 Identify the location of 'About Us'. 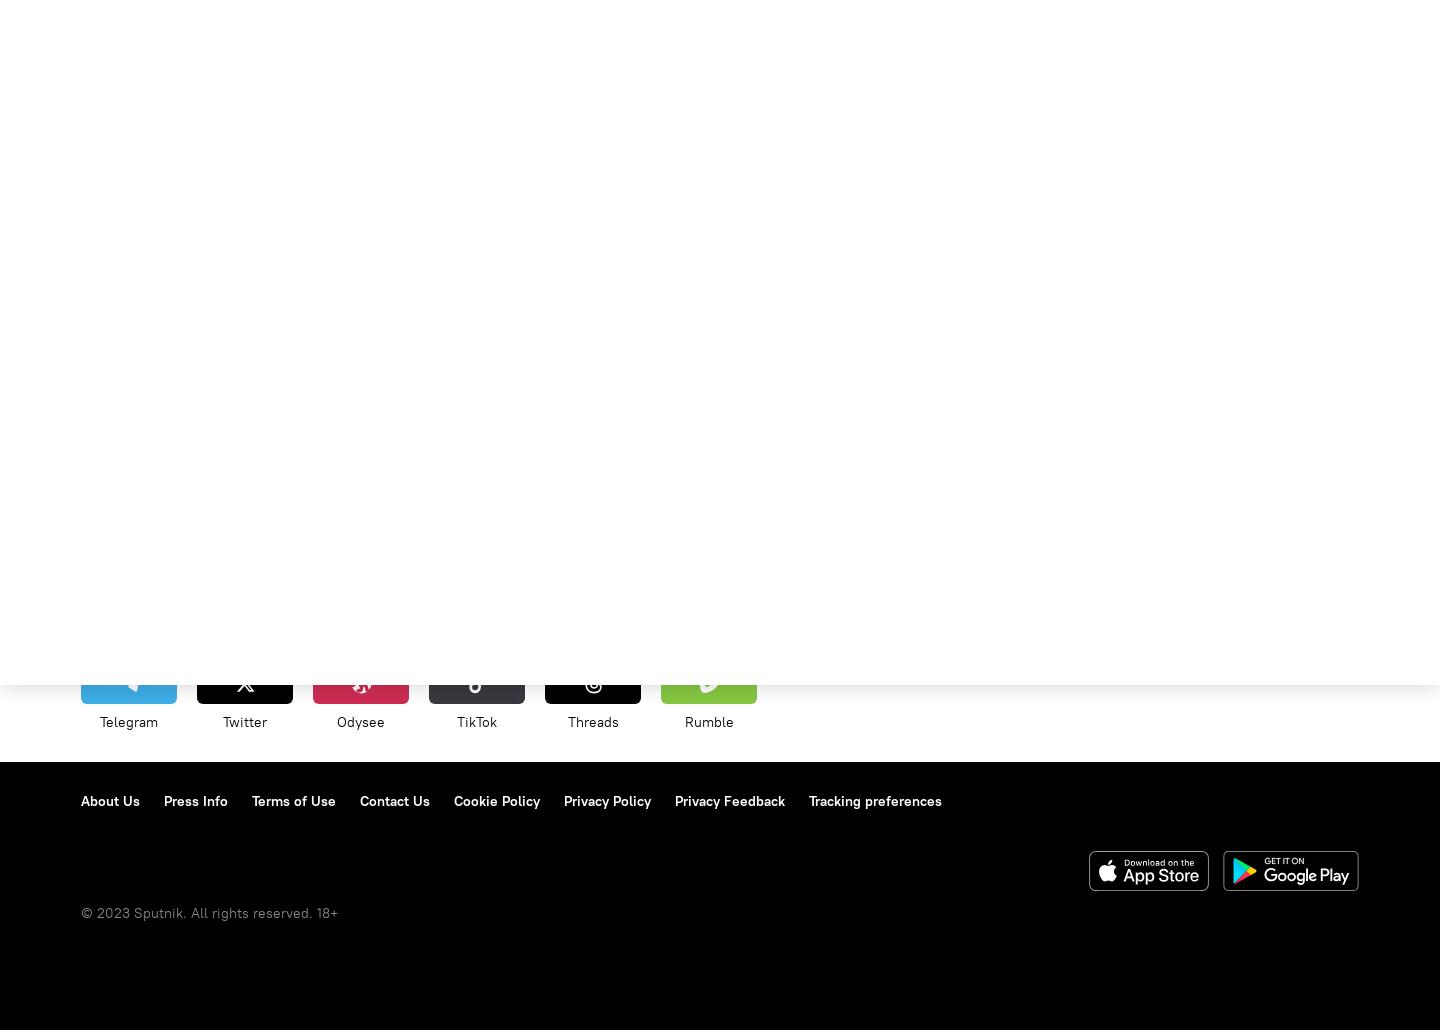
(110, 799).